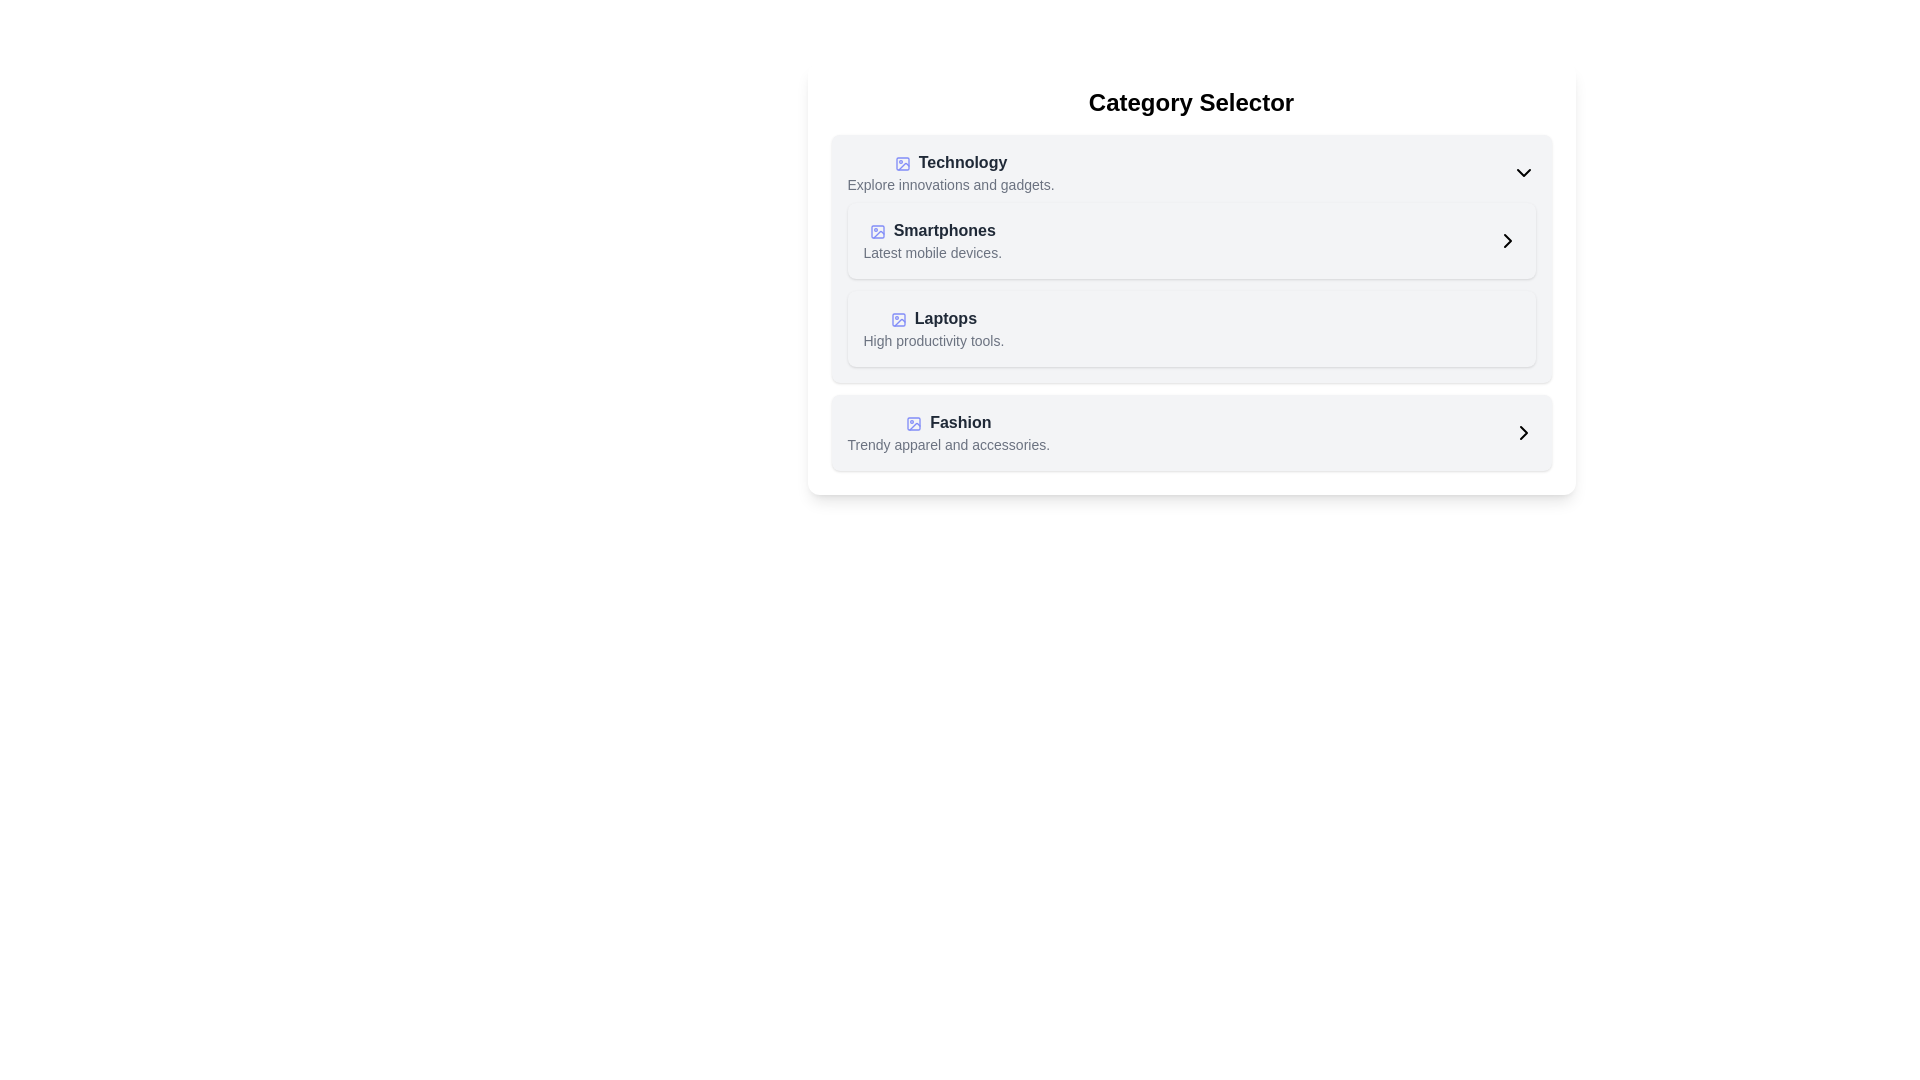 The image size is (1920, 1080). Describe the element at coordinates (963, 161) in the screenshot. I see `the static text label that reads 'Technology', which is styled in bold dark gray, positioned above the text 'Explore innovations and gadgets'` at that location.